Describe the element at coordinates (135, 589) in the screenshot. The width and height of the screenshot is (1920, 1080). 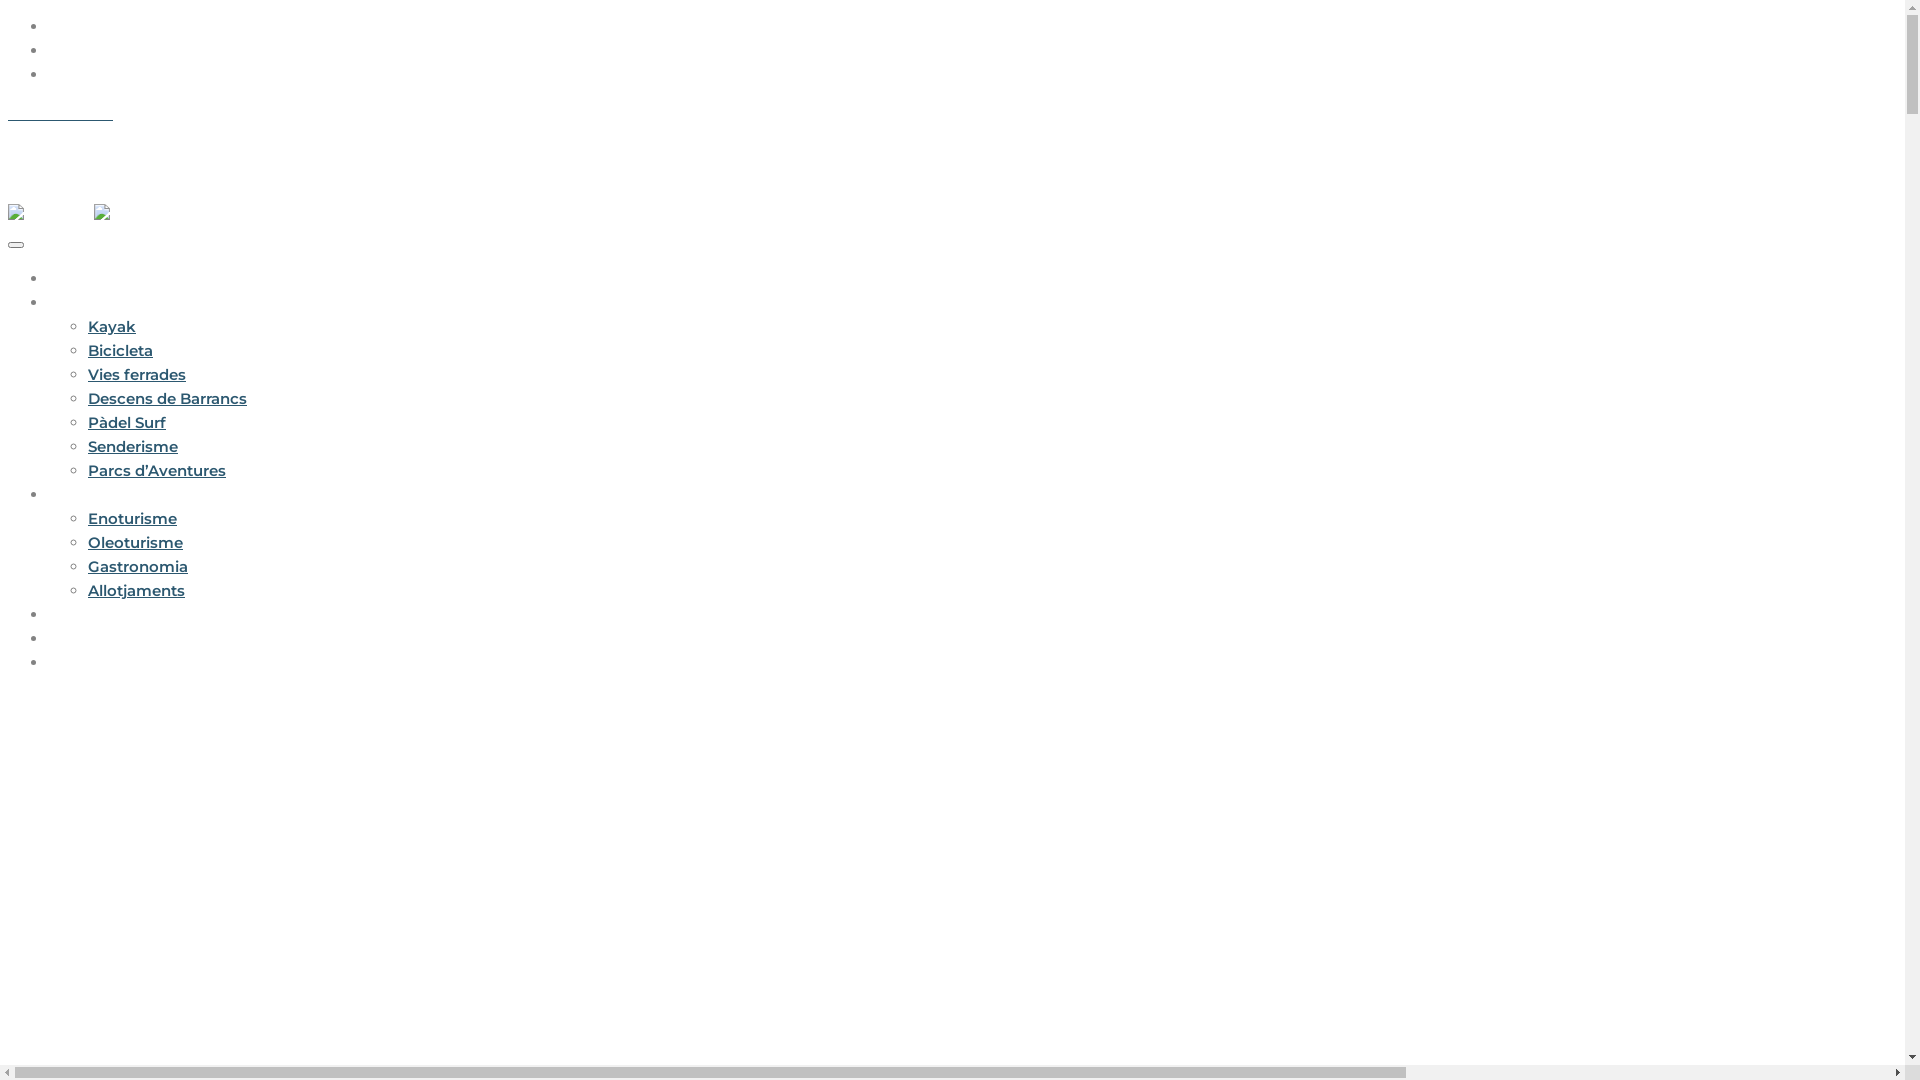
I see `'Allotjaments'` at that location.